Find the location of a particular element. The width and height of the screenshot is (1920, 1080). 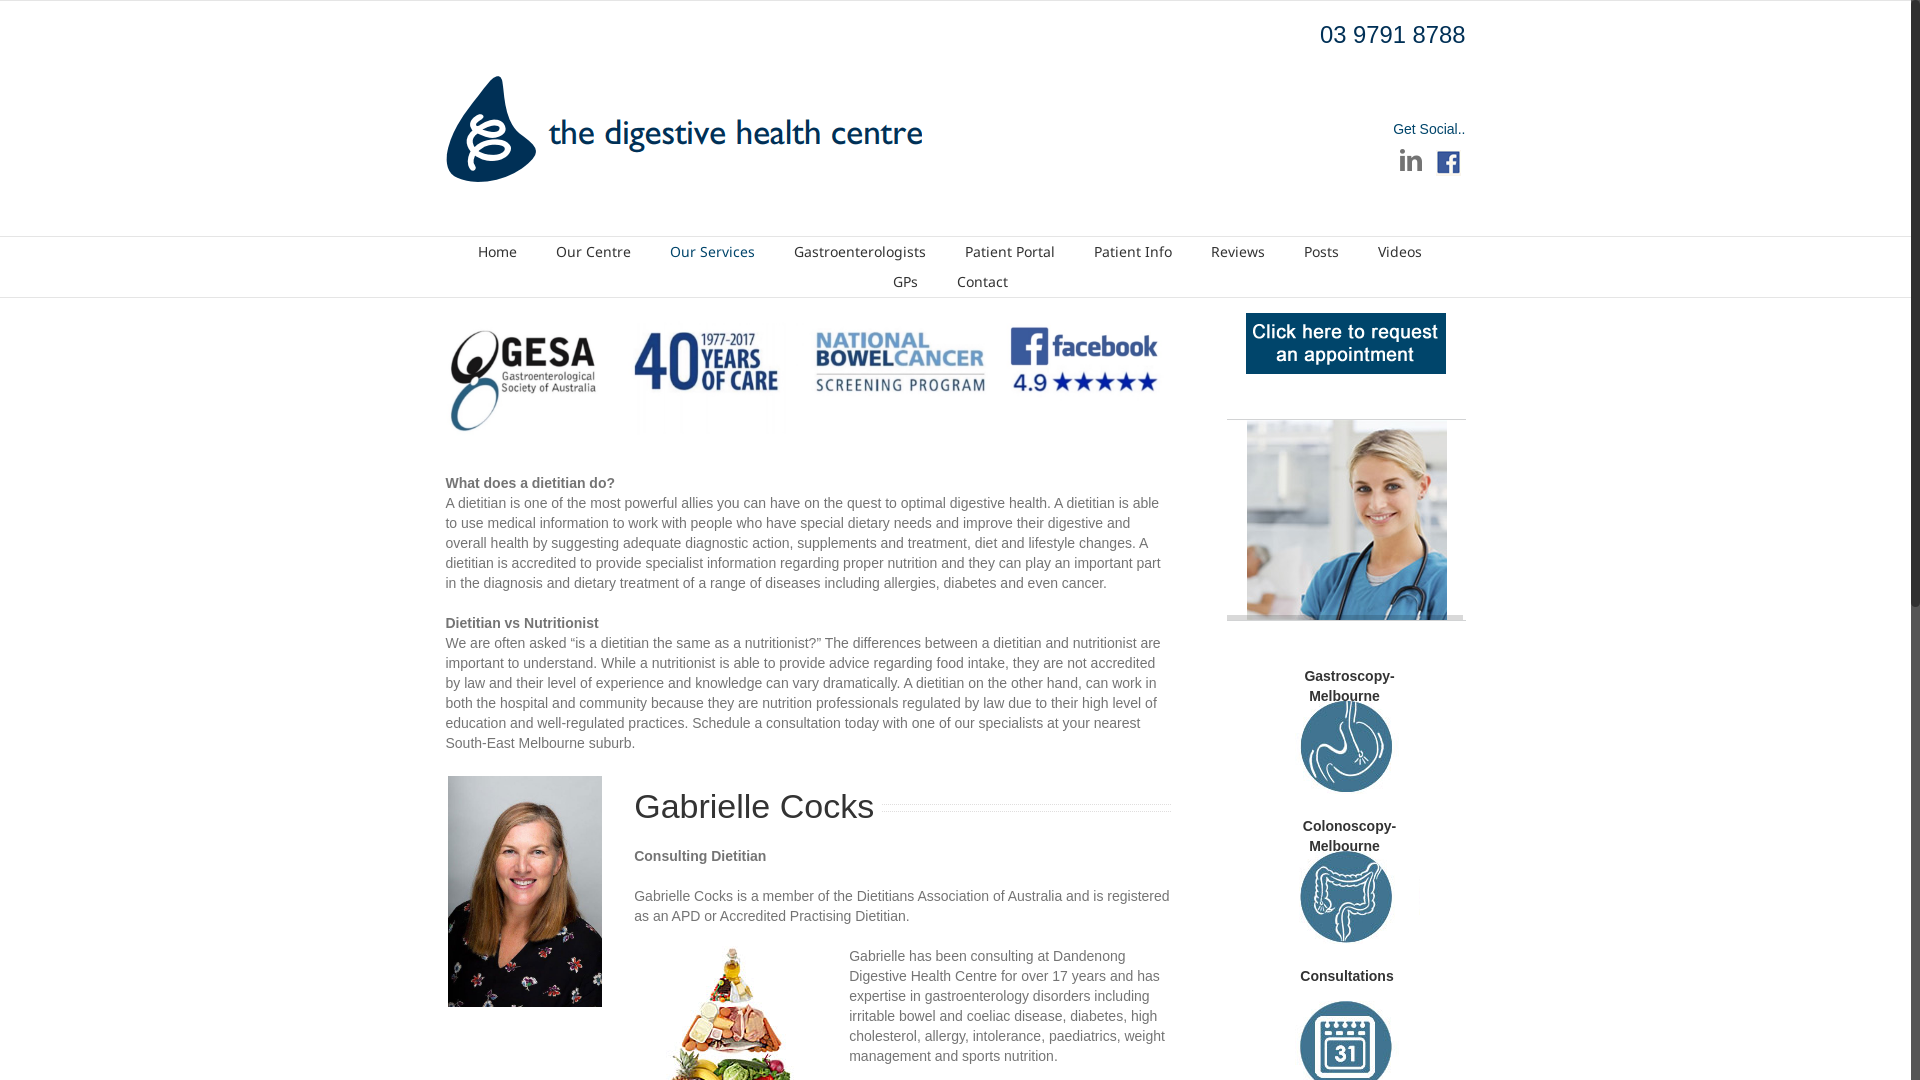

'Gabrielle-Cocks' is located at coordinates (524, 890).